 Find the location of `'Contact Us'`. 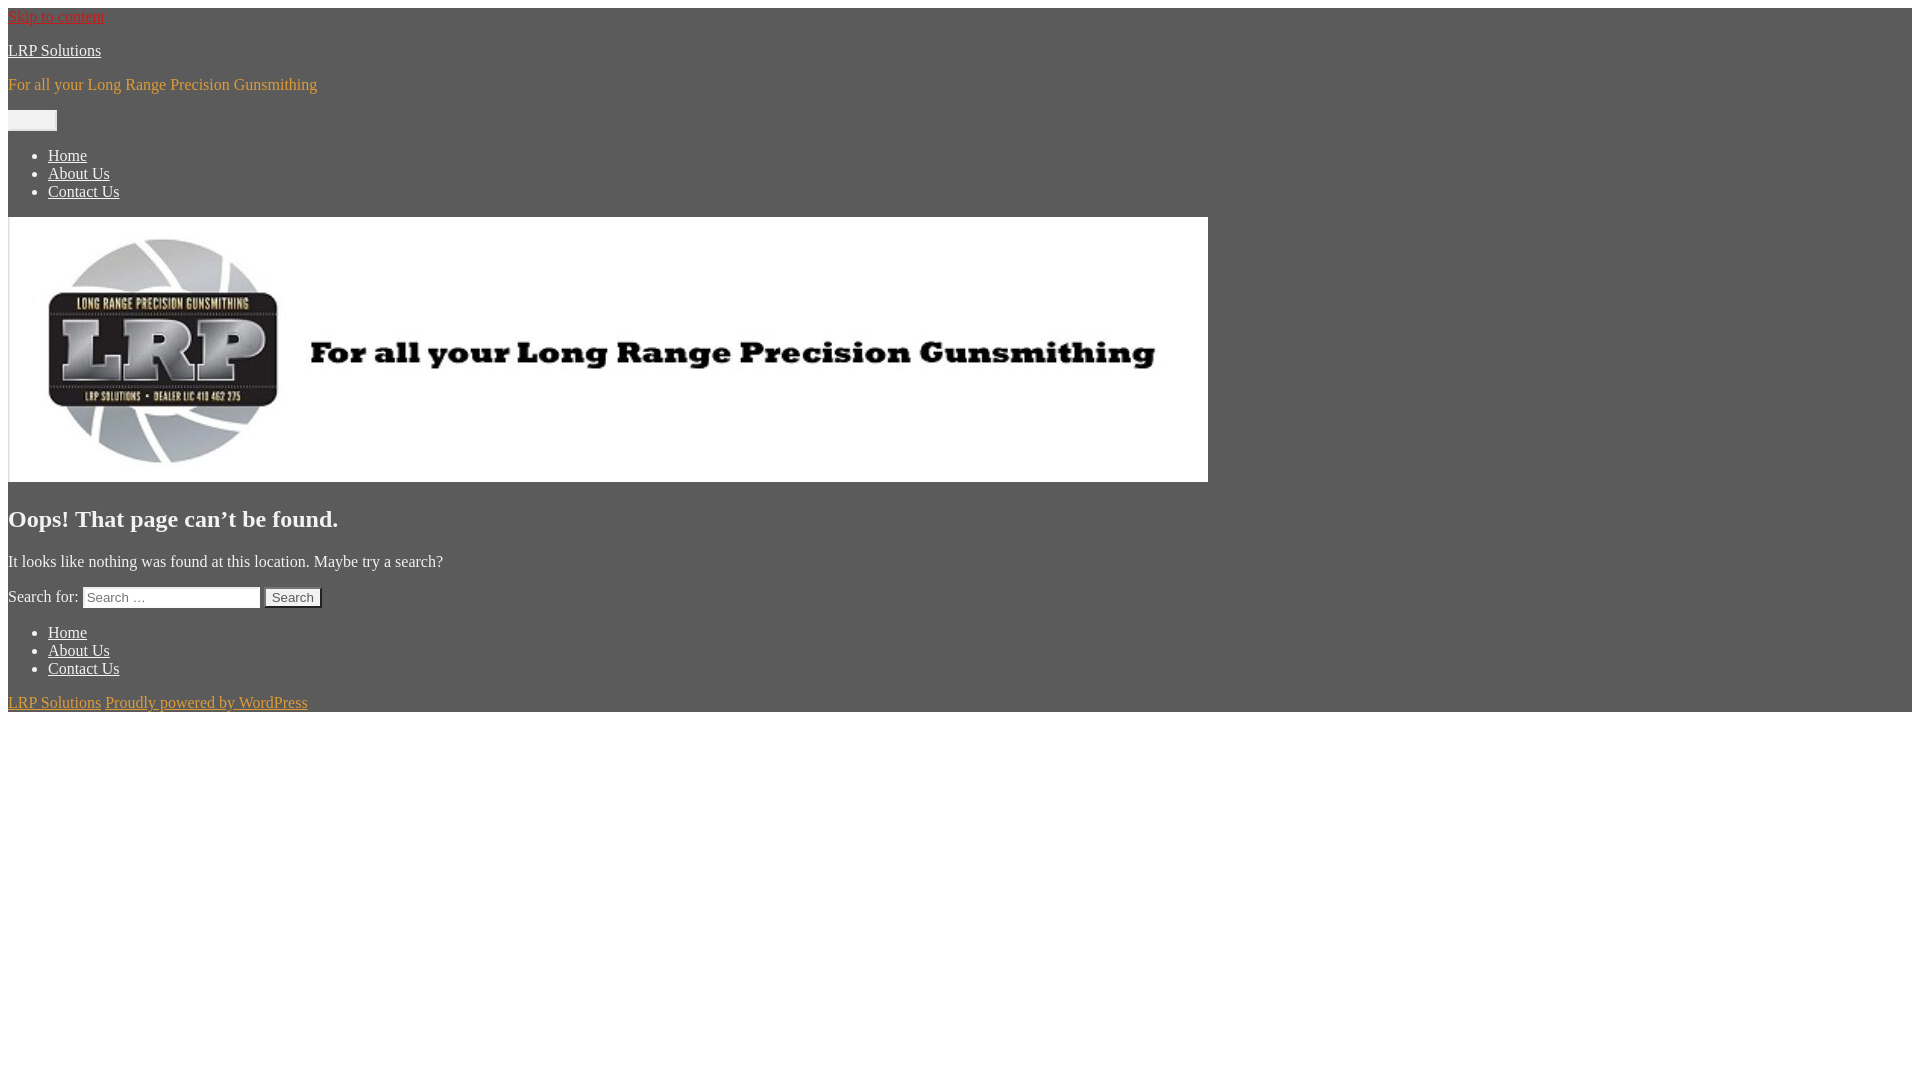

'Contact Us' is located at coordinates (82, 668).